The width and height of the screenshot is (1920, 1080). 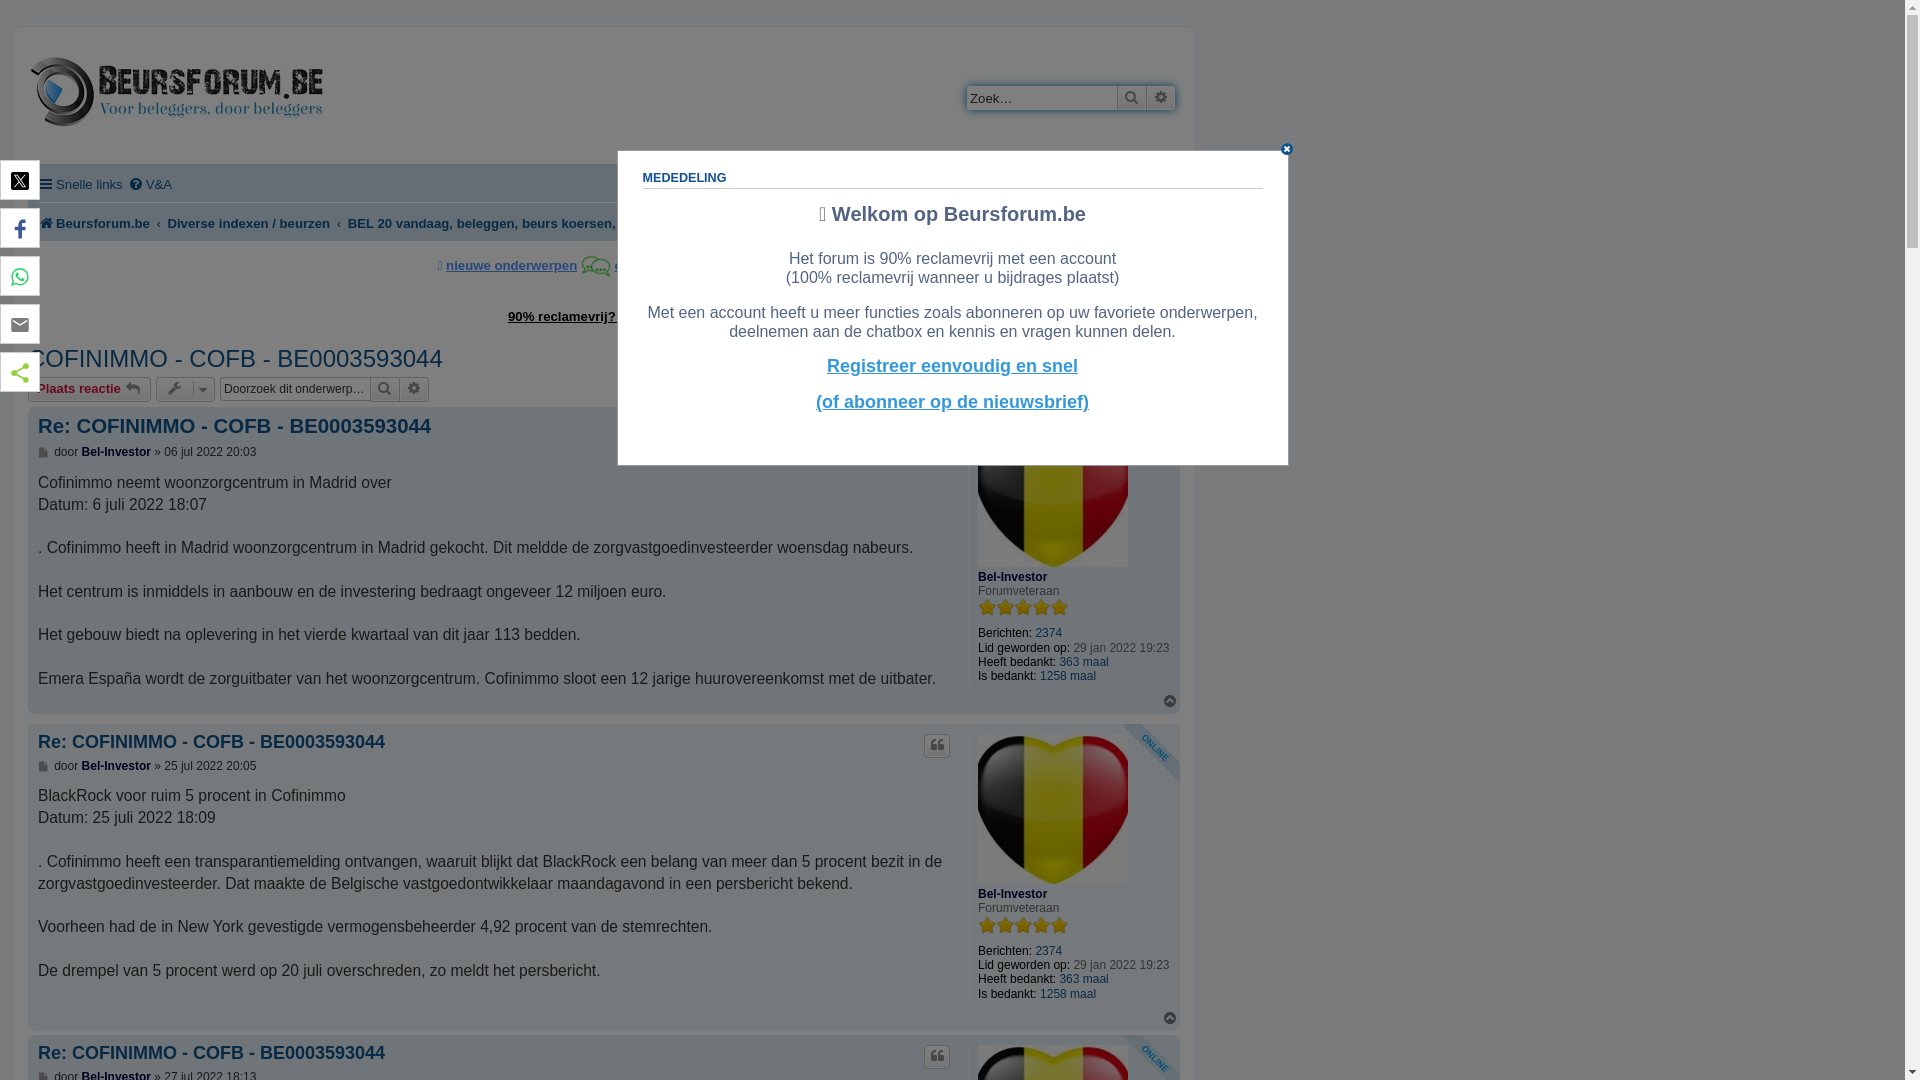 I want to click on 'Citeer', so click(x=935, y=745).